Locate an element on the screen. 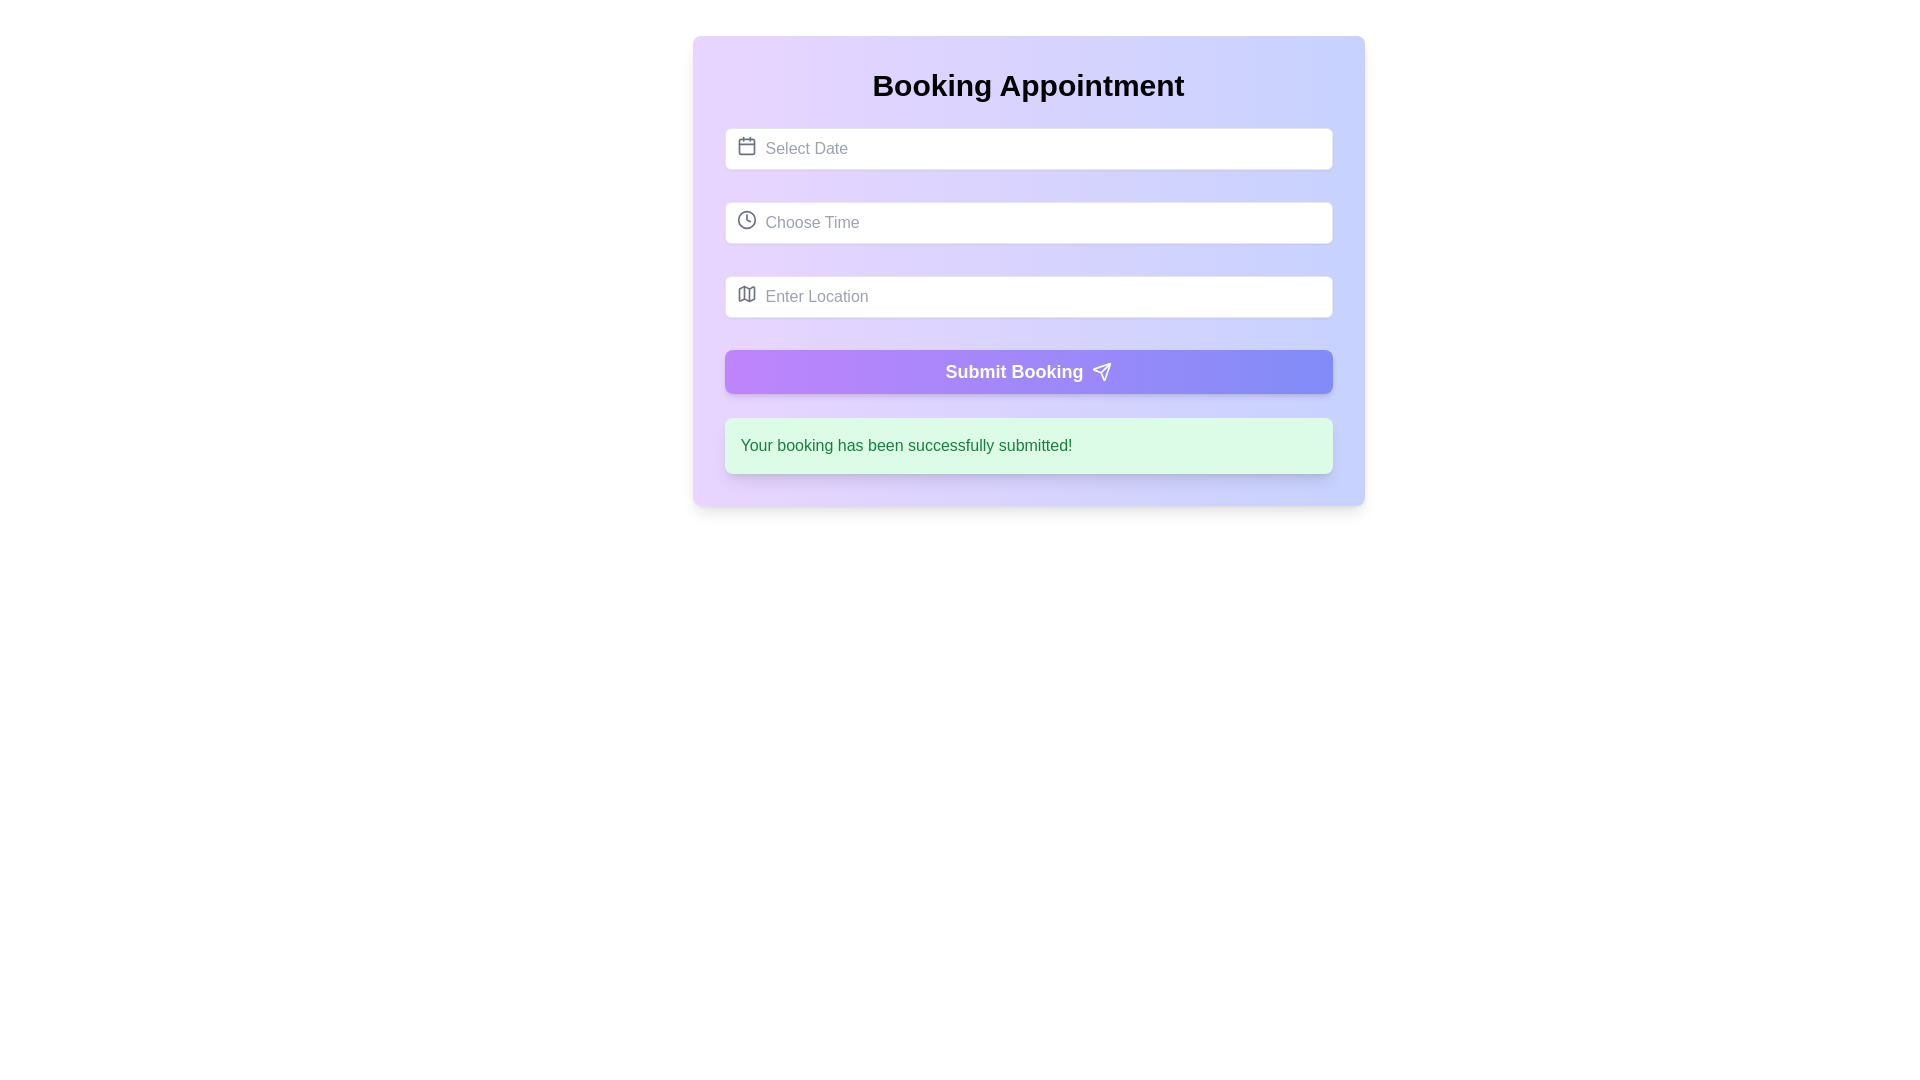 The height and width of the screenshot is (1080, 1920). the 'Submit Booking' button which contains a triangular SVG vector graphic resembling an arrow or paper plane, positioned on the right side of the button is located at coordinates (1100, 371).